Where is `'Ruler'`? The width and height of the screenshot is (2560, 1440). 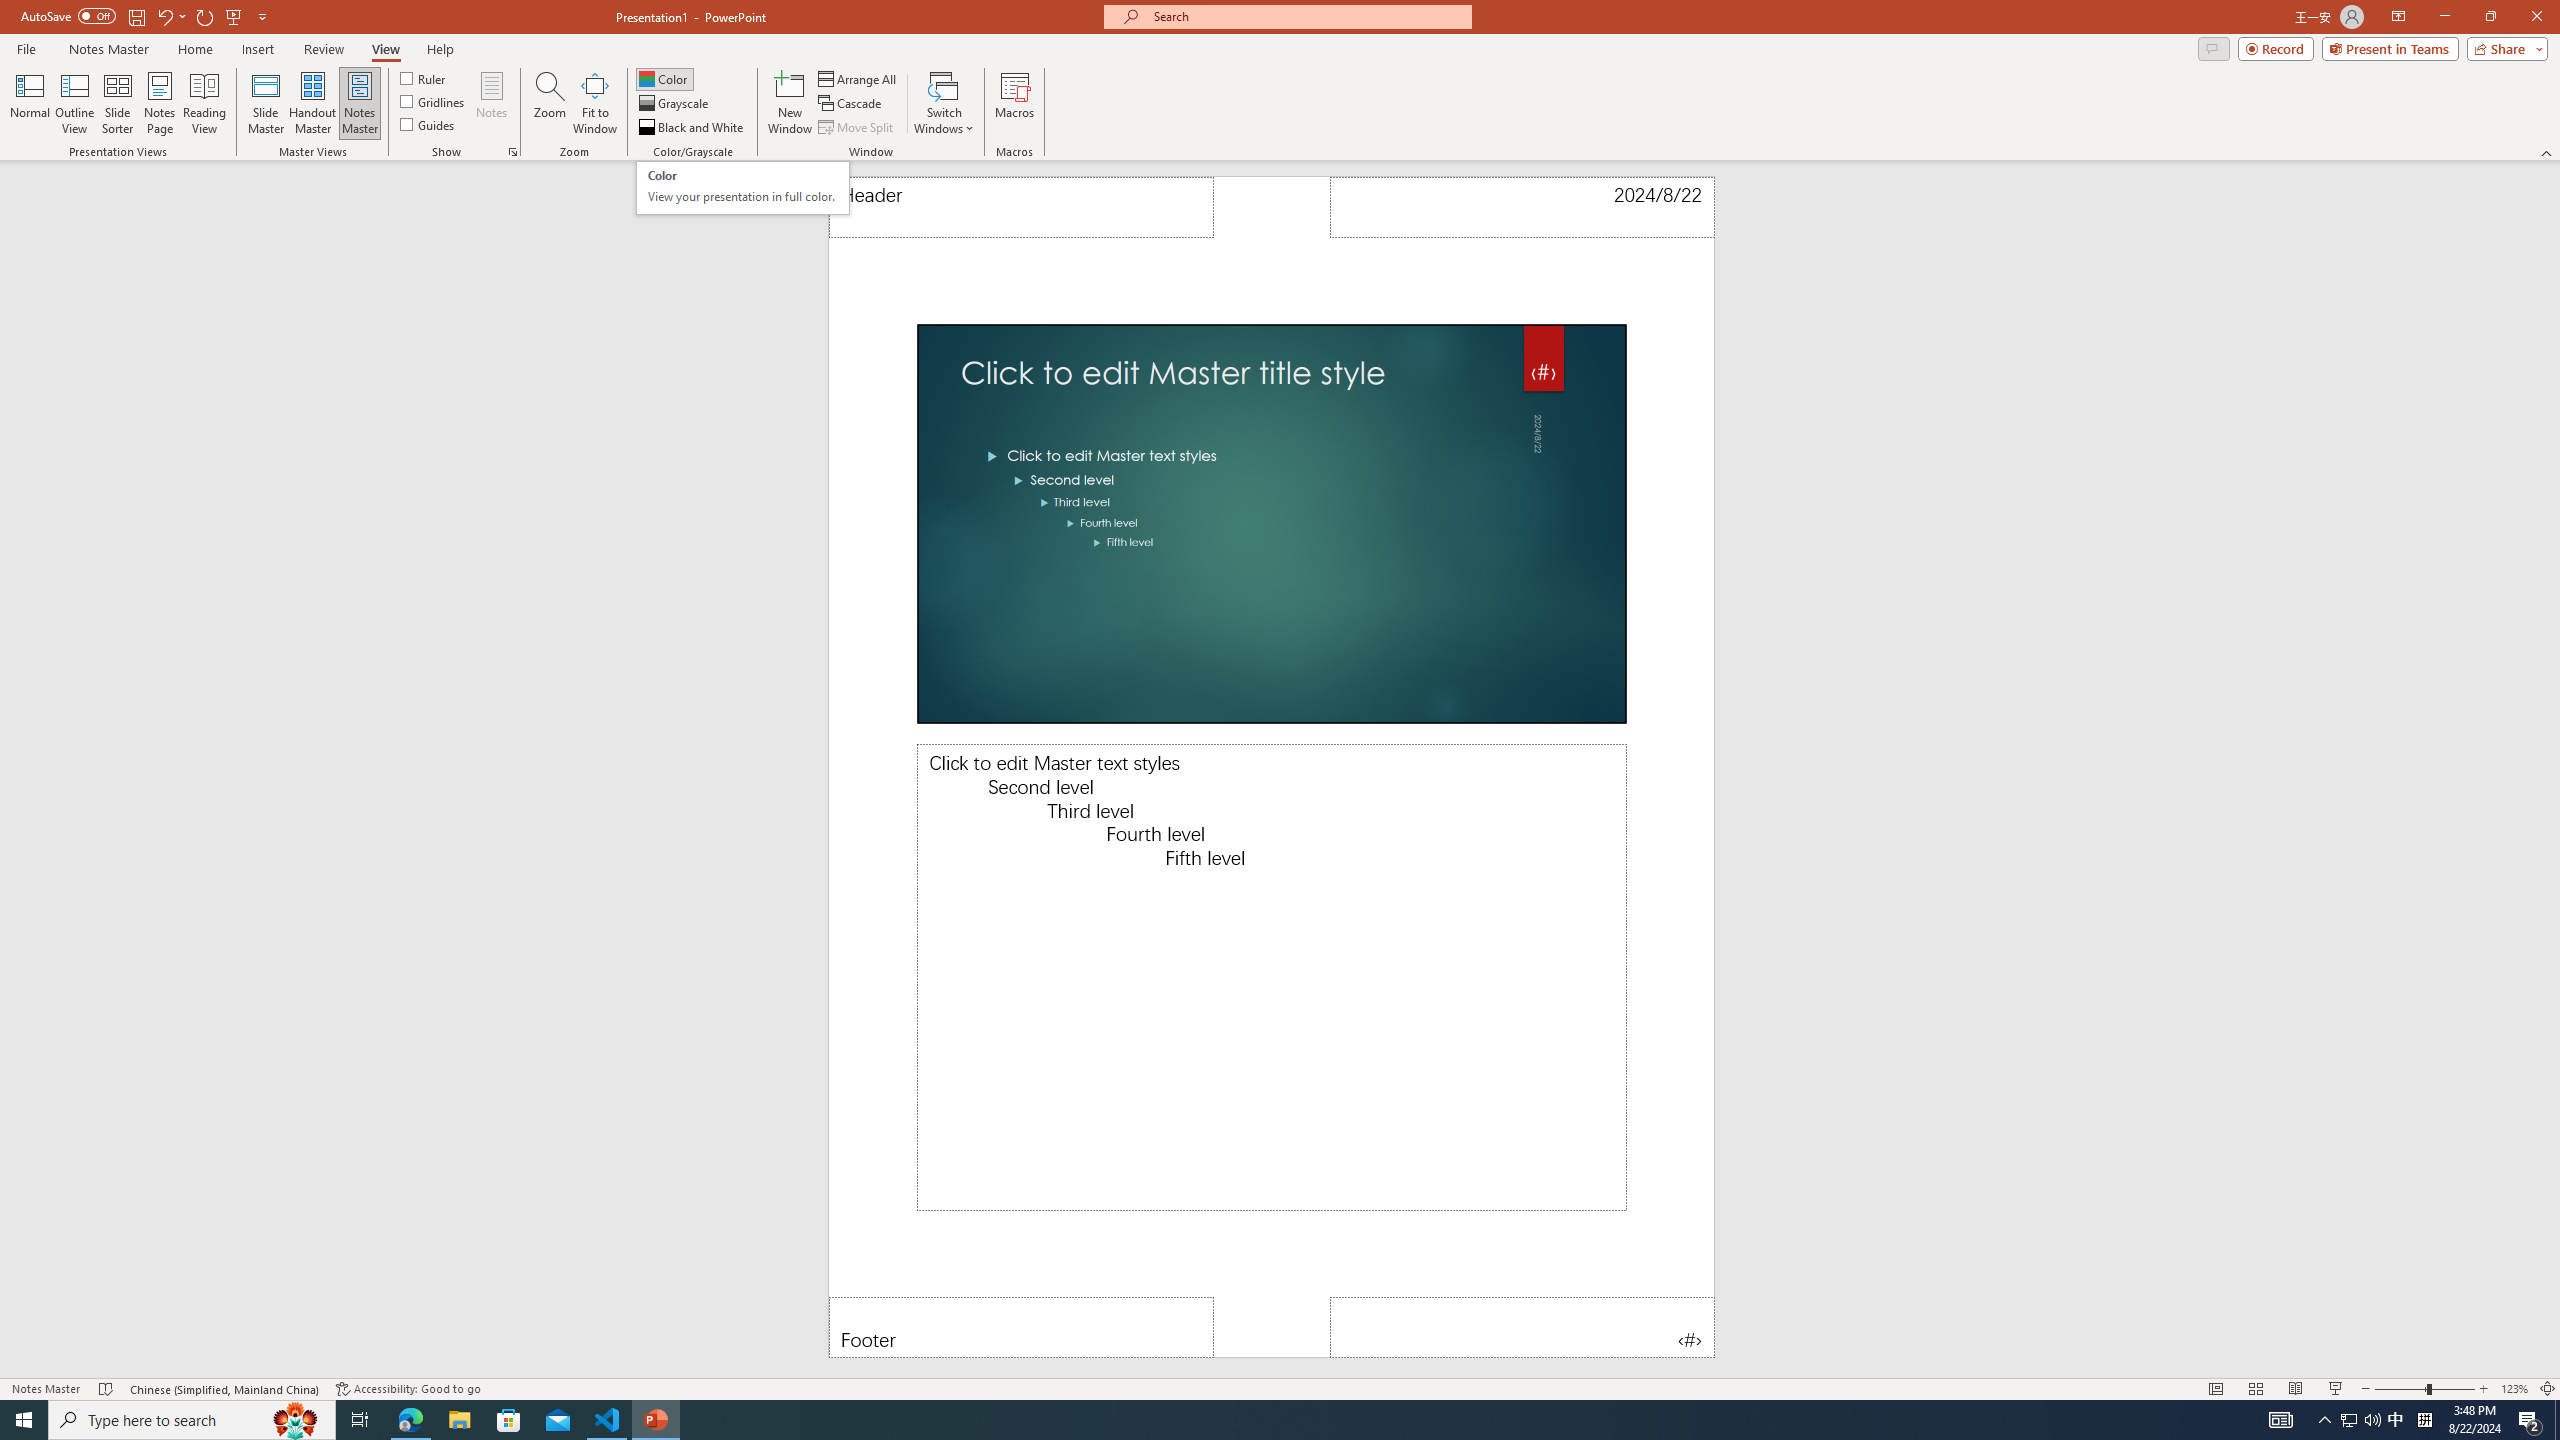
'Ruler' is located at coordinates (423, 77).